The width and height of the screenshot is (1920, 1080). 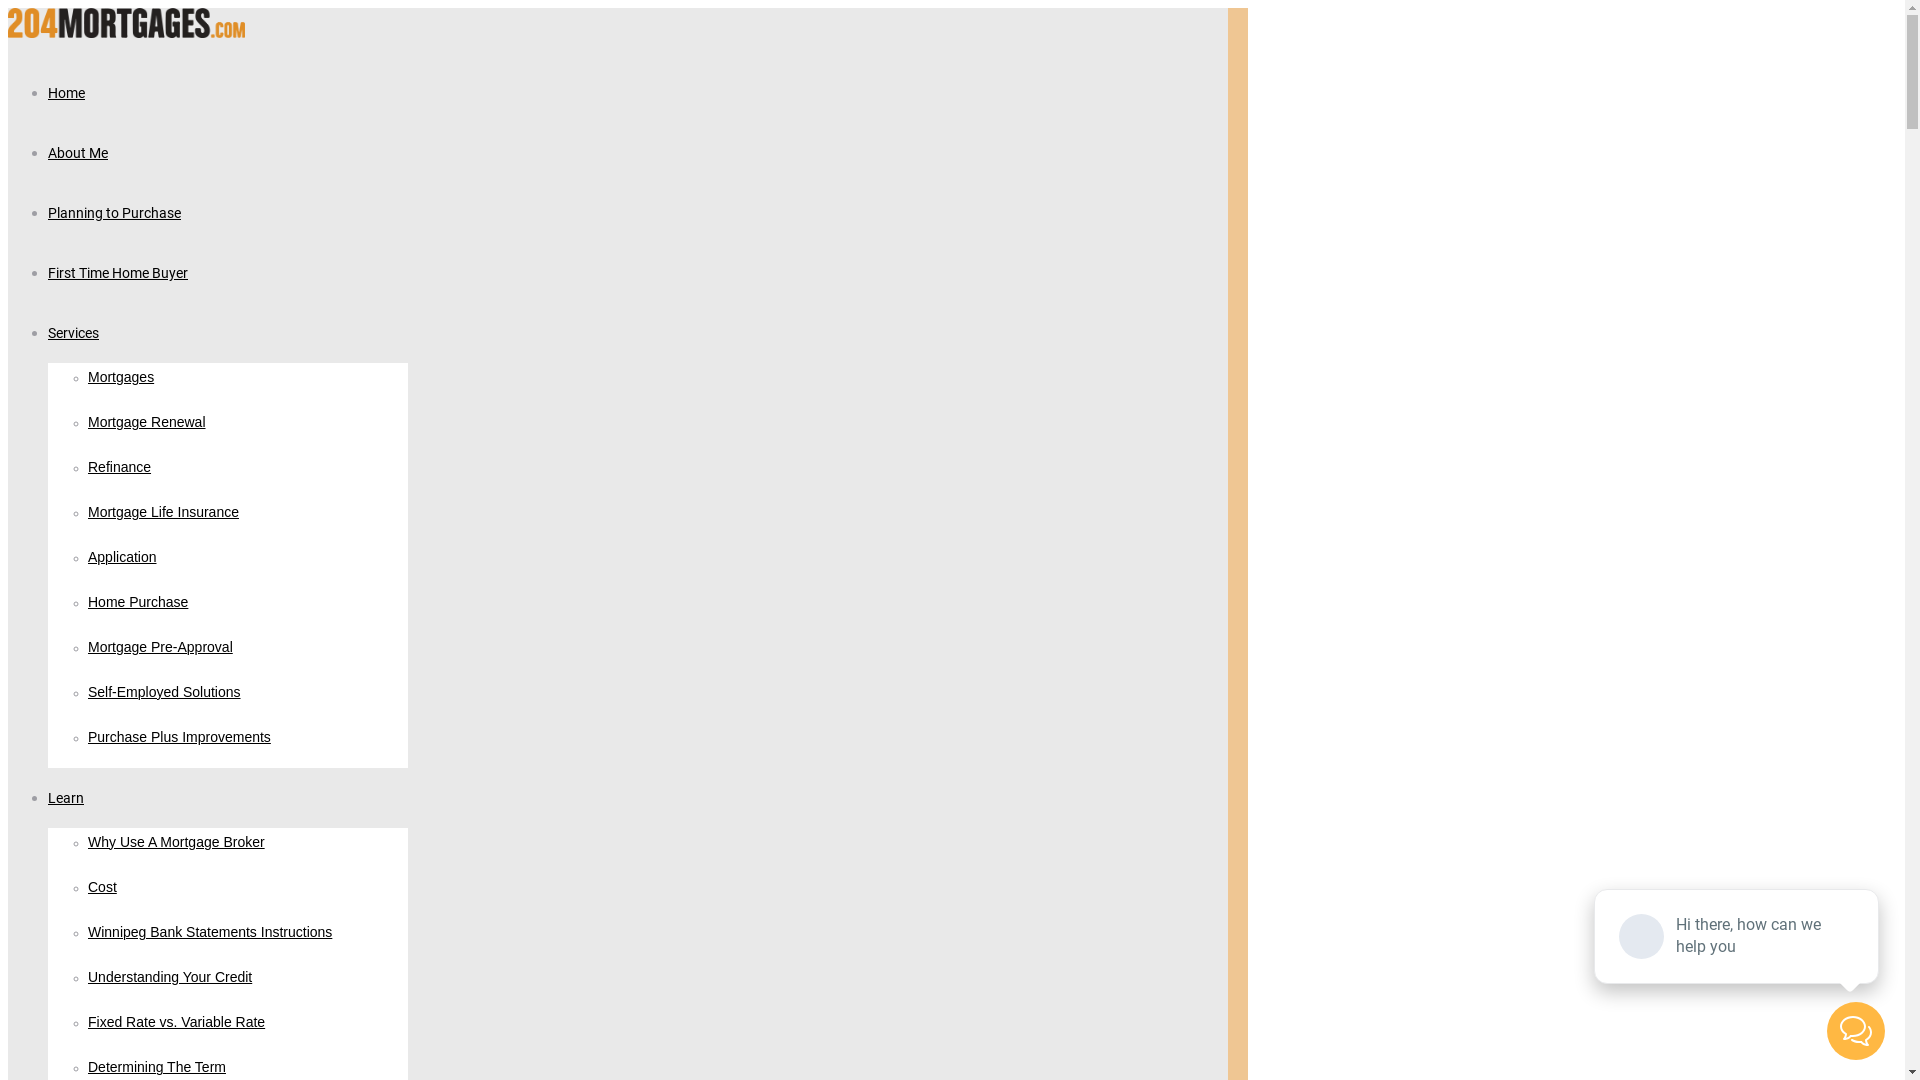 I want to click on 'Refinance', so click(x=118, y=467).